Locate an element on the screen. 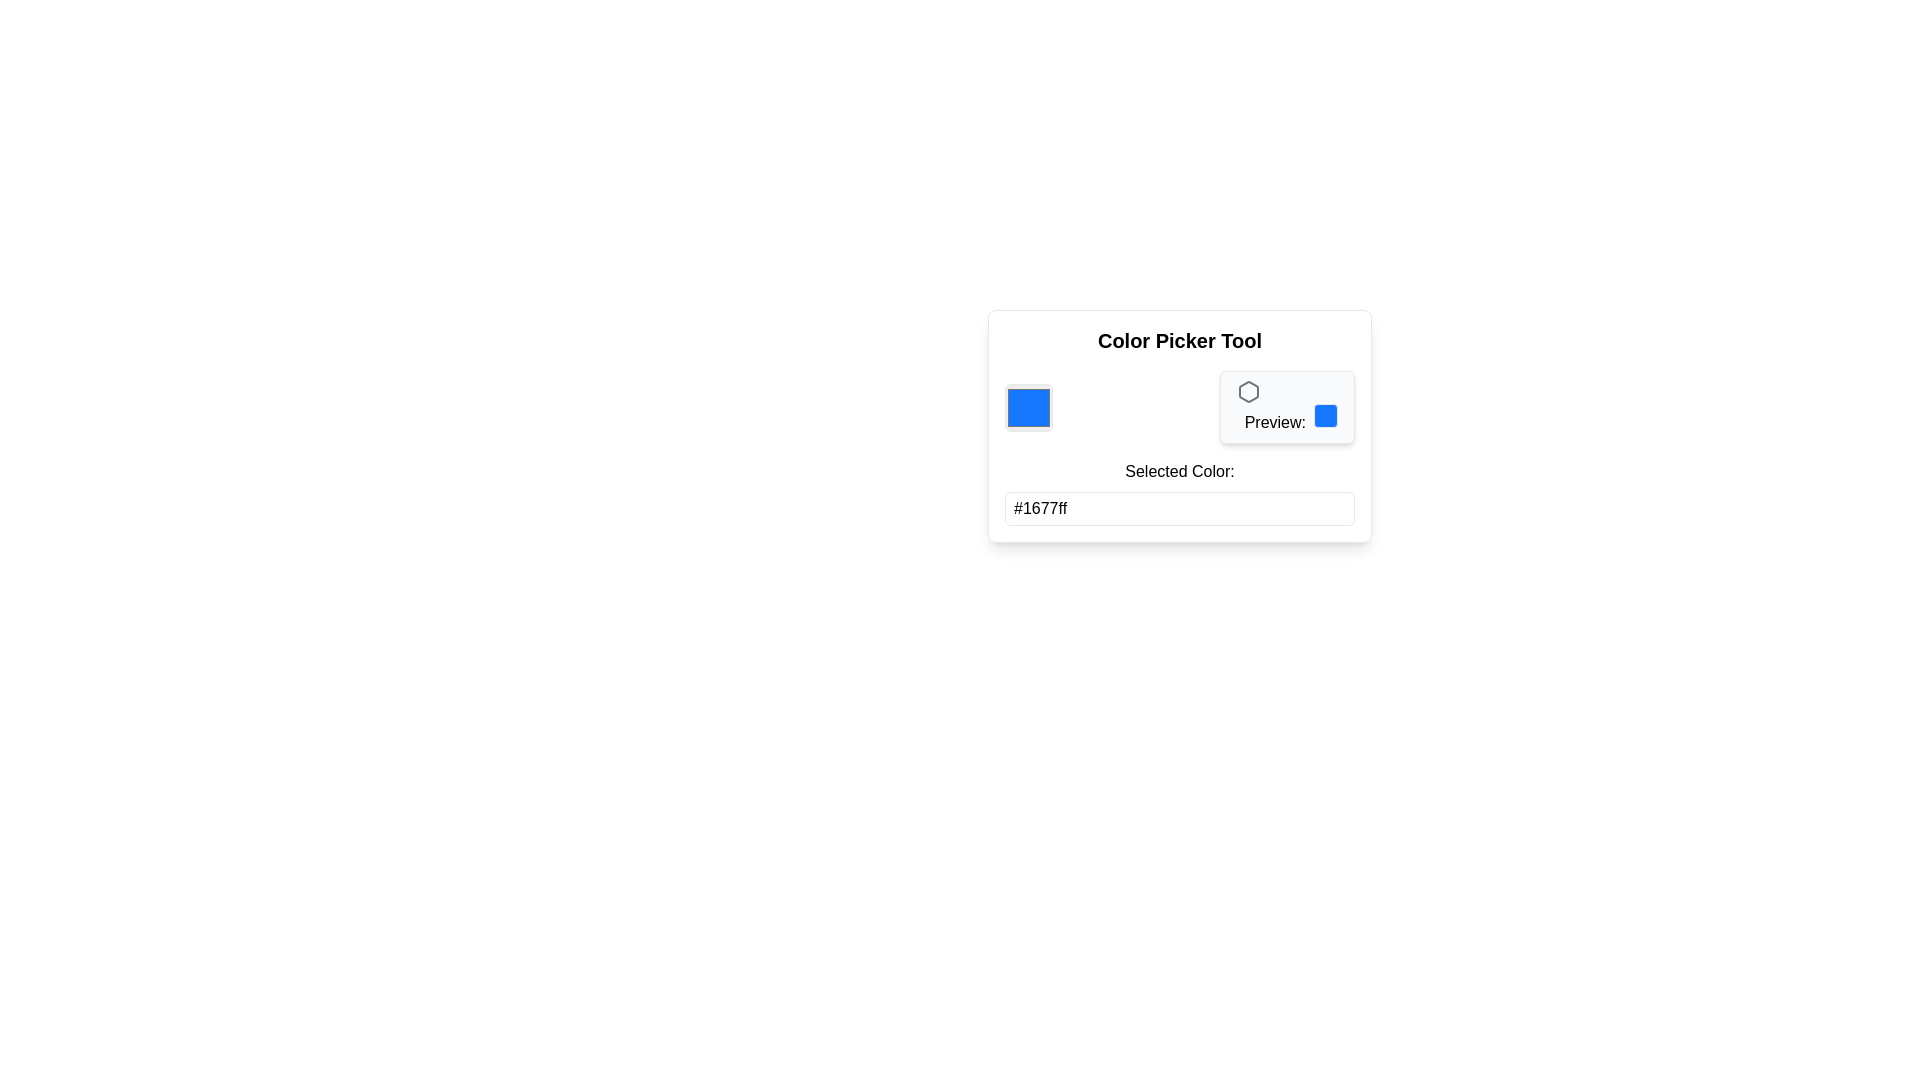  the hexagonal icon located in the 'Preview' section, which features a stroke-based design with grayish lines and is positioned adjacent to a blue color swatch is located at coordinates (1247, 392).